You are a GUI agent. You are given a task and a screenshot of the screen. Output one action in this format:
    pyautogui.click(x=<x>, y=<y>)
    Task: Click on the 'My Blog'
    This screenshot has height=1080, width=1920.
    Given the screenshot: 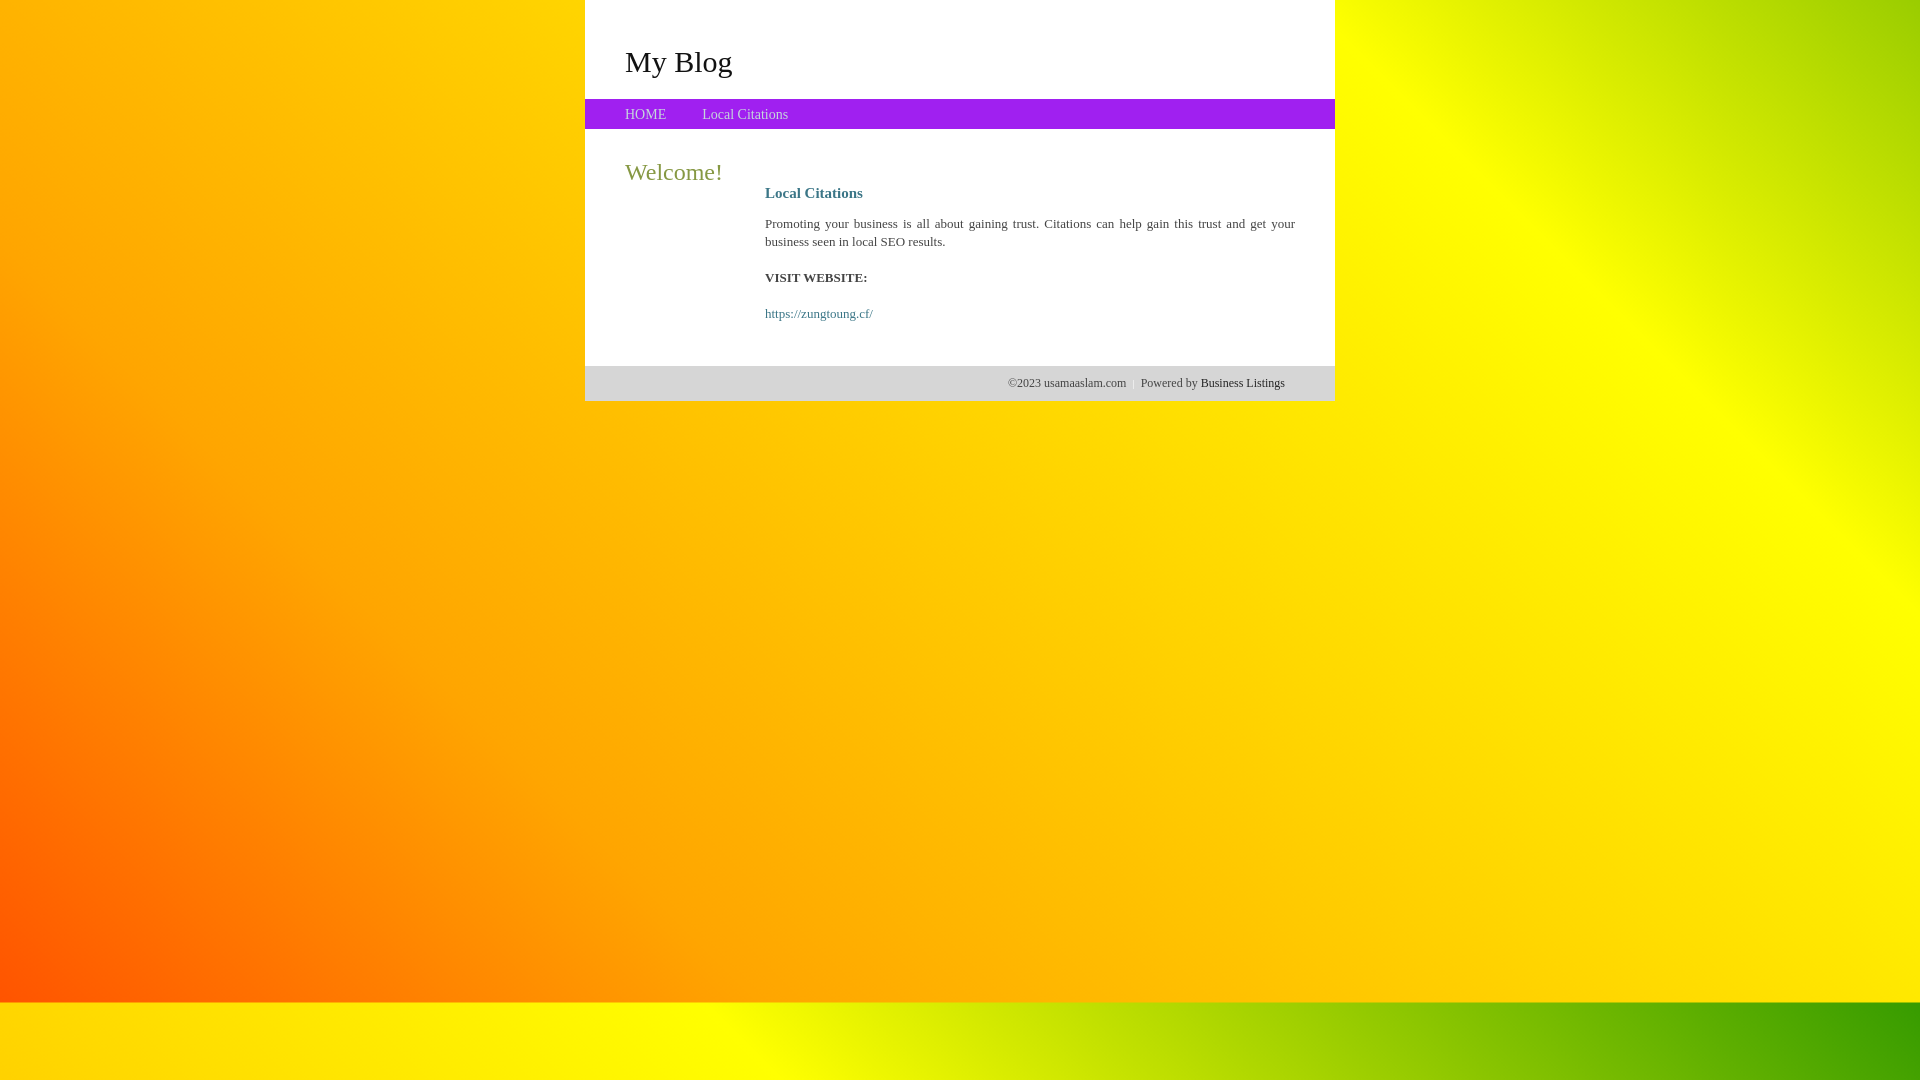 What is the action you would take?
    pyautogui.click(x=678, y=60)
    